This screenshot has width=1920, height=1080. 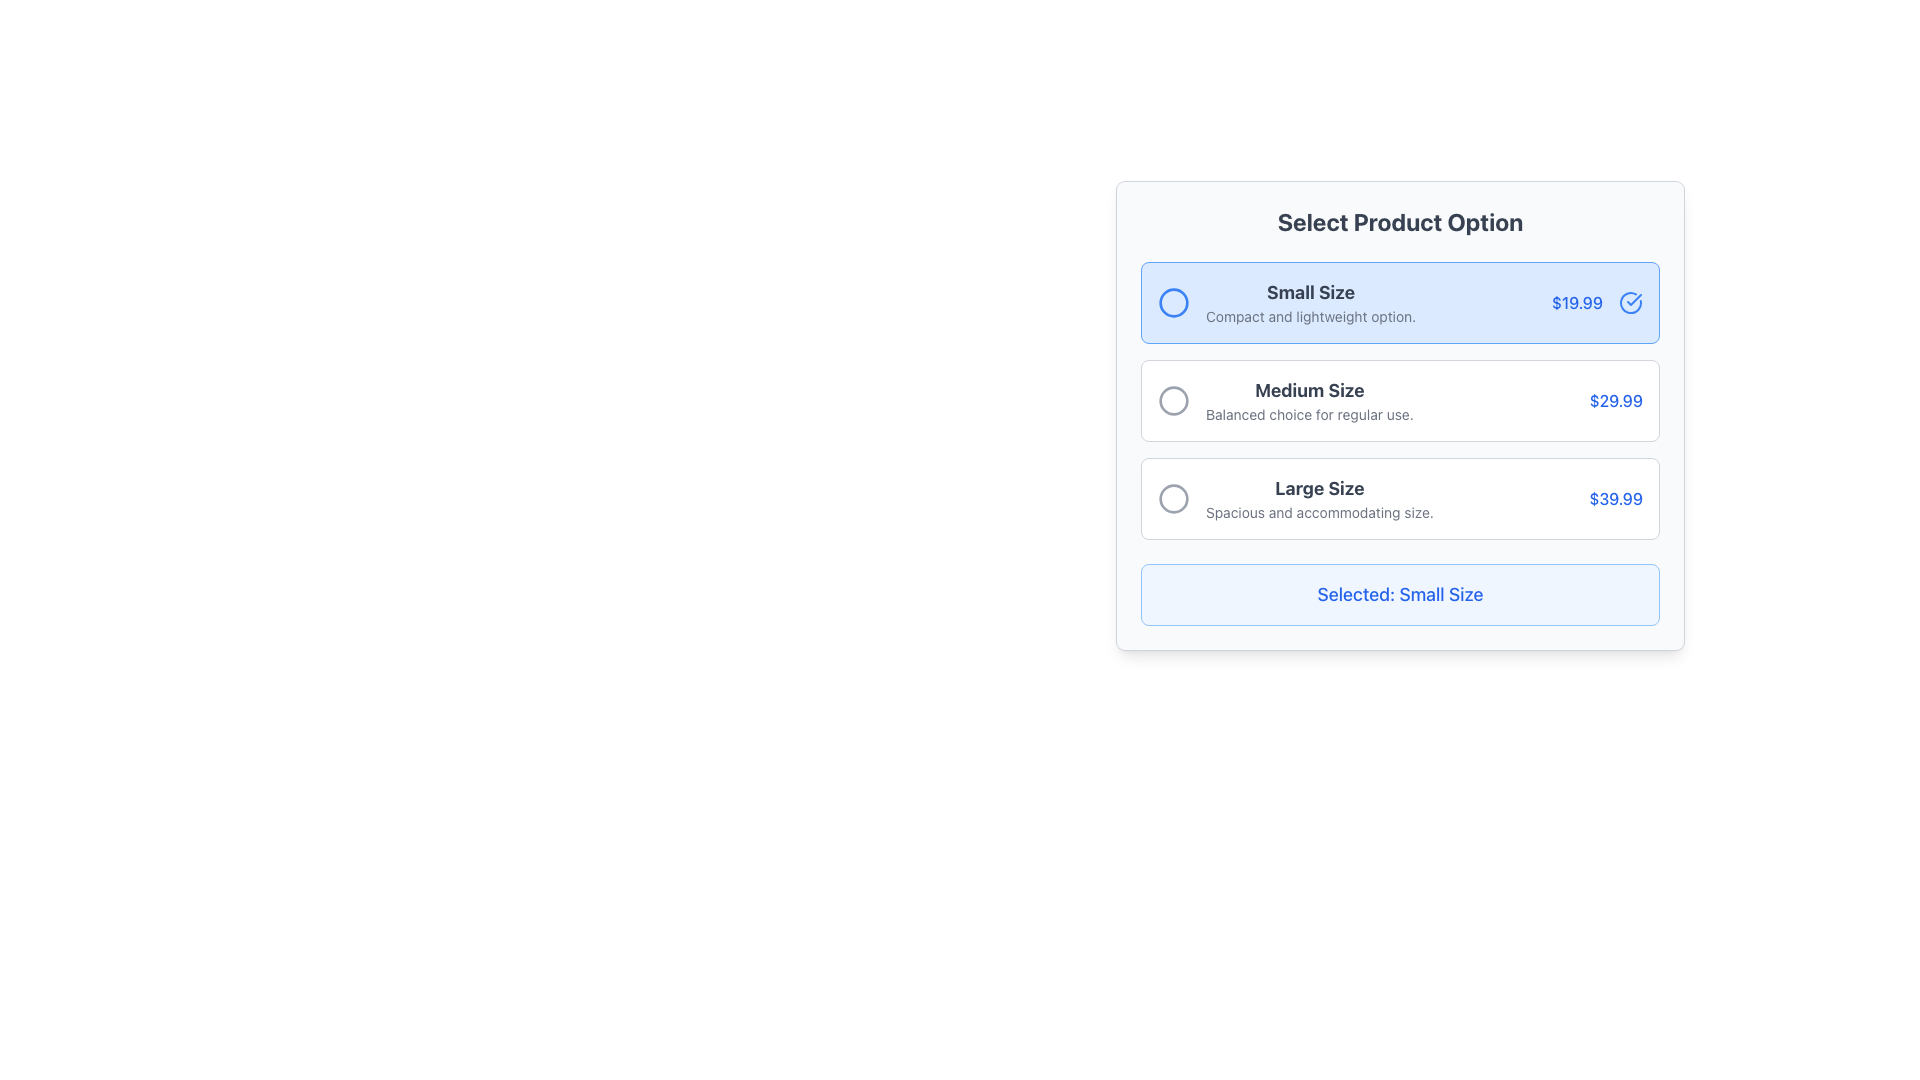 I want to click on price information displayed in the blue-colored text label showing '$29.99', located at the far right of the 'Medium Size' selection card, so click(x=1616, y=401).